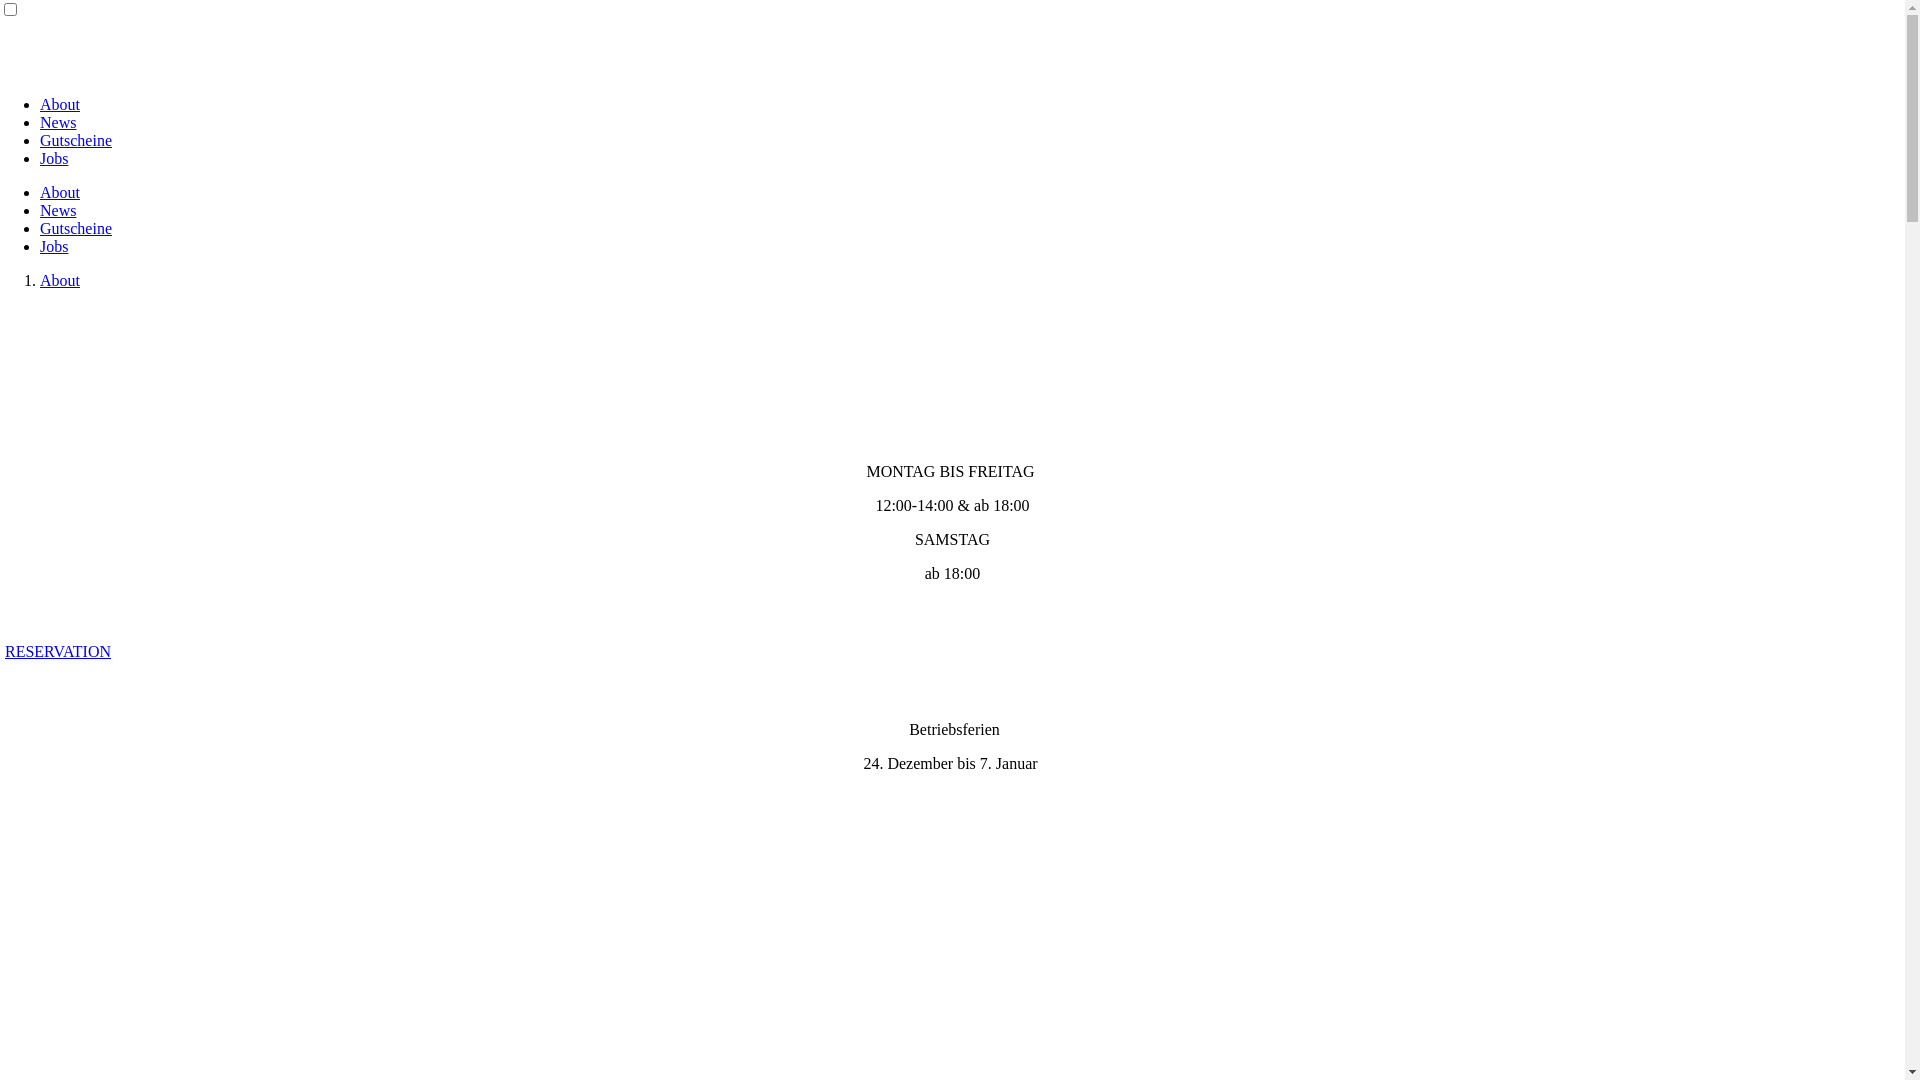 This screenshot has width=1920, height=1080. Describe the element at coordinates (53, 245) in the screenshot. I see `'Jobs'` at that location.